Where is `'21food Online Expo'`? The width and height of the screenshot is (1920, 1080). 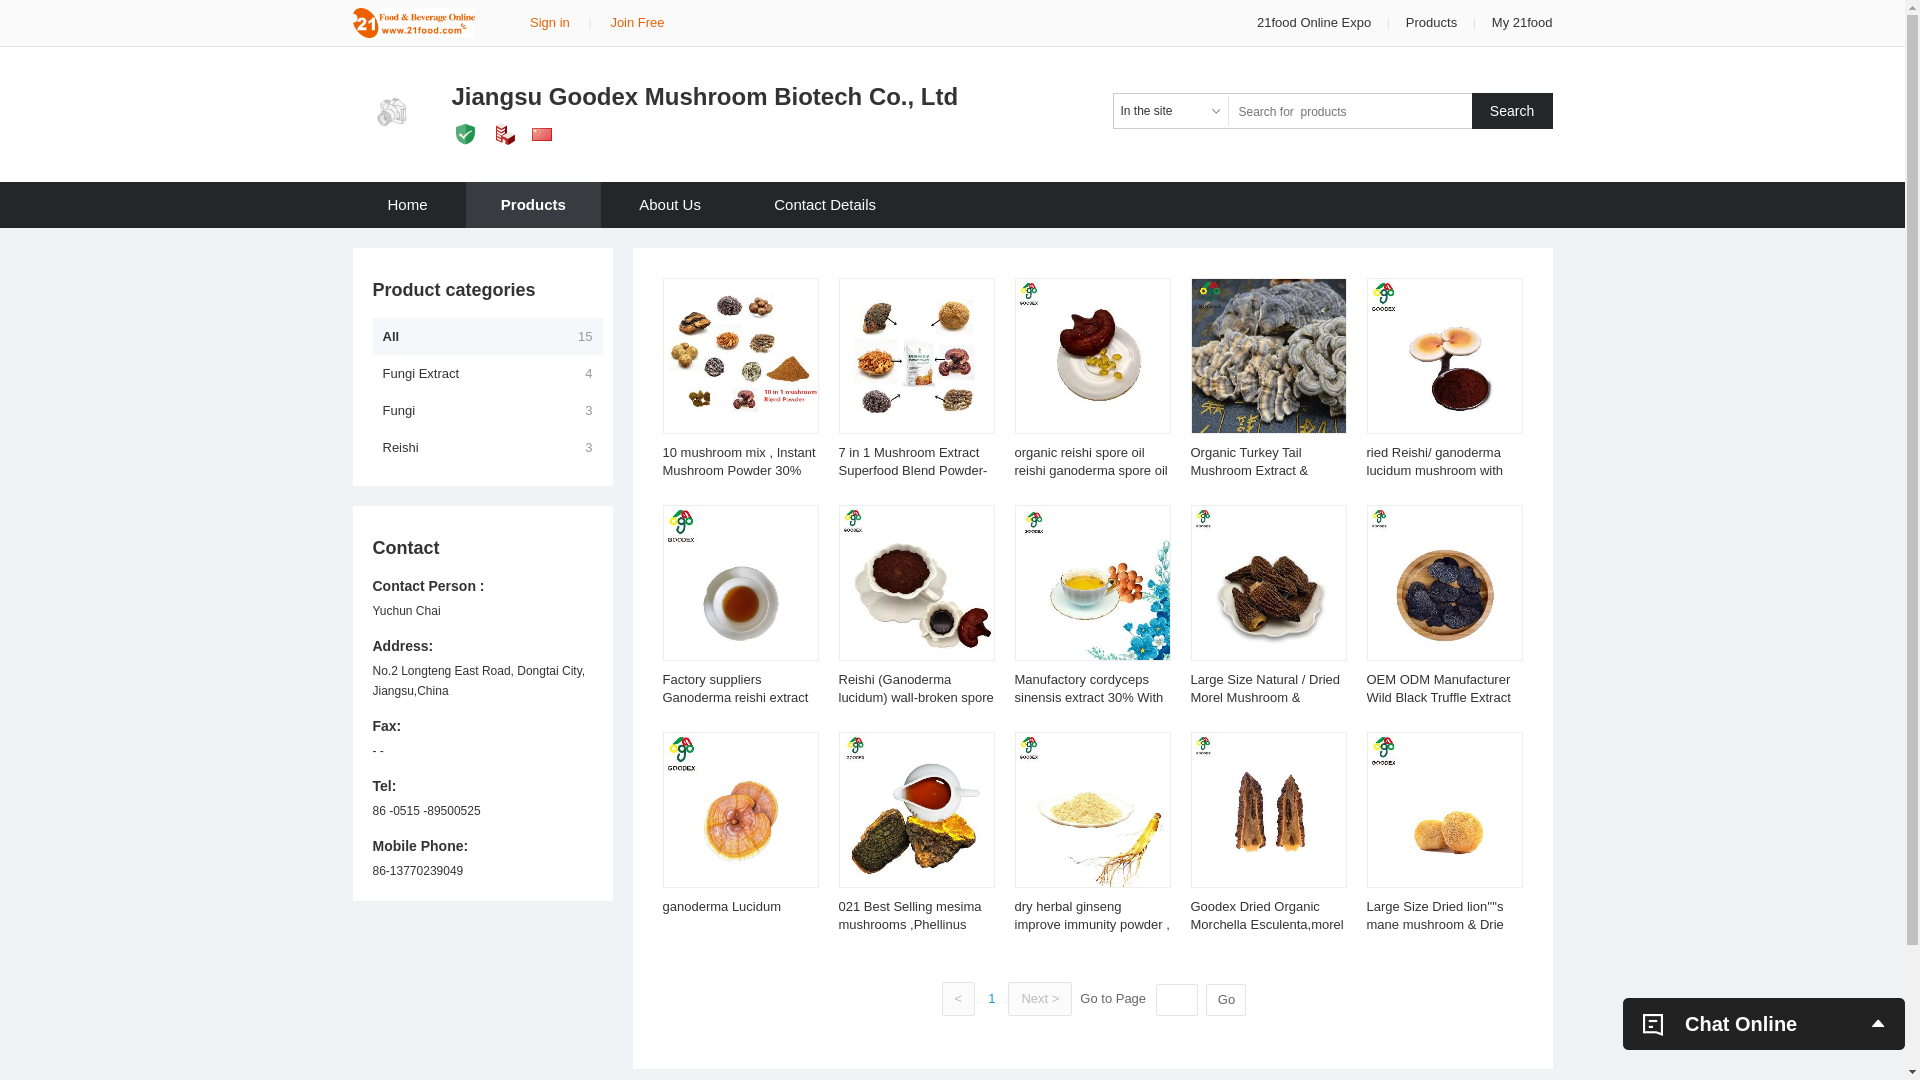
'21food Online Expo' is located at coordinates (1315, 22).